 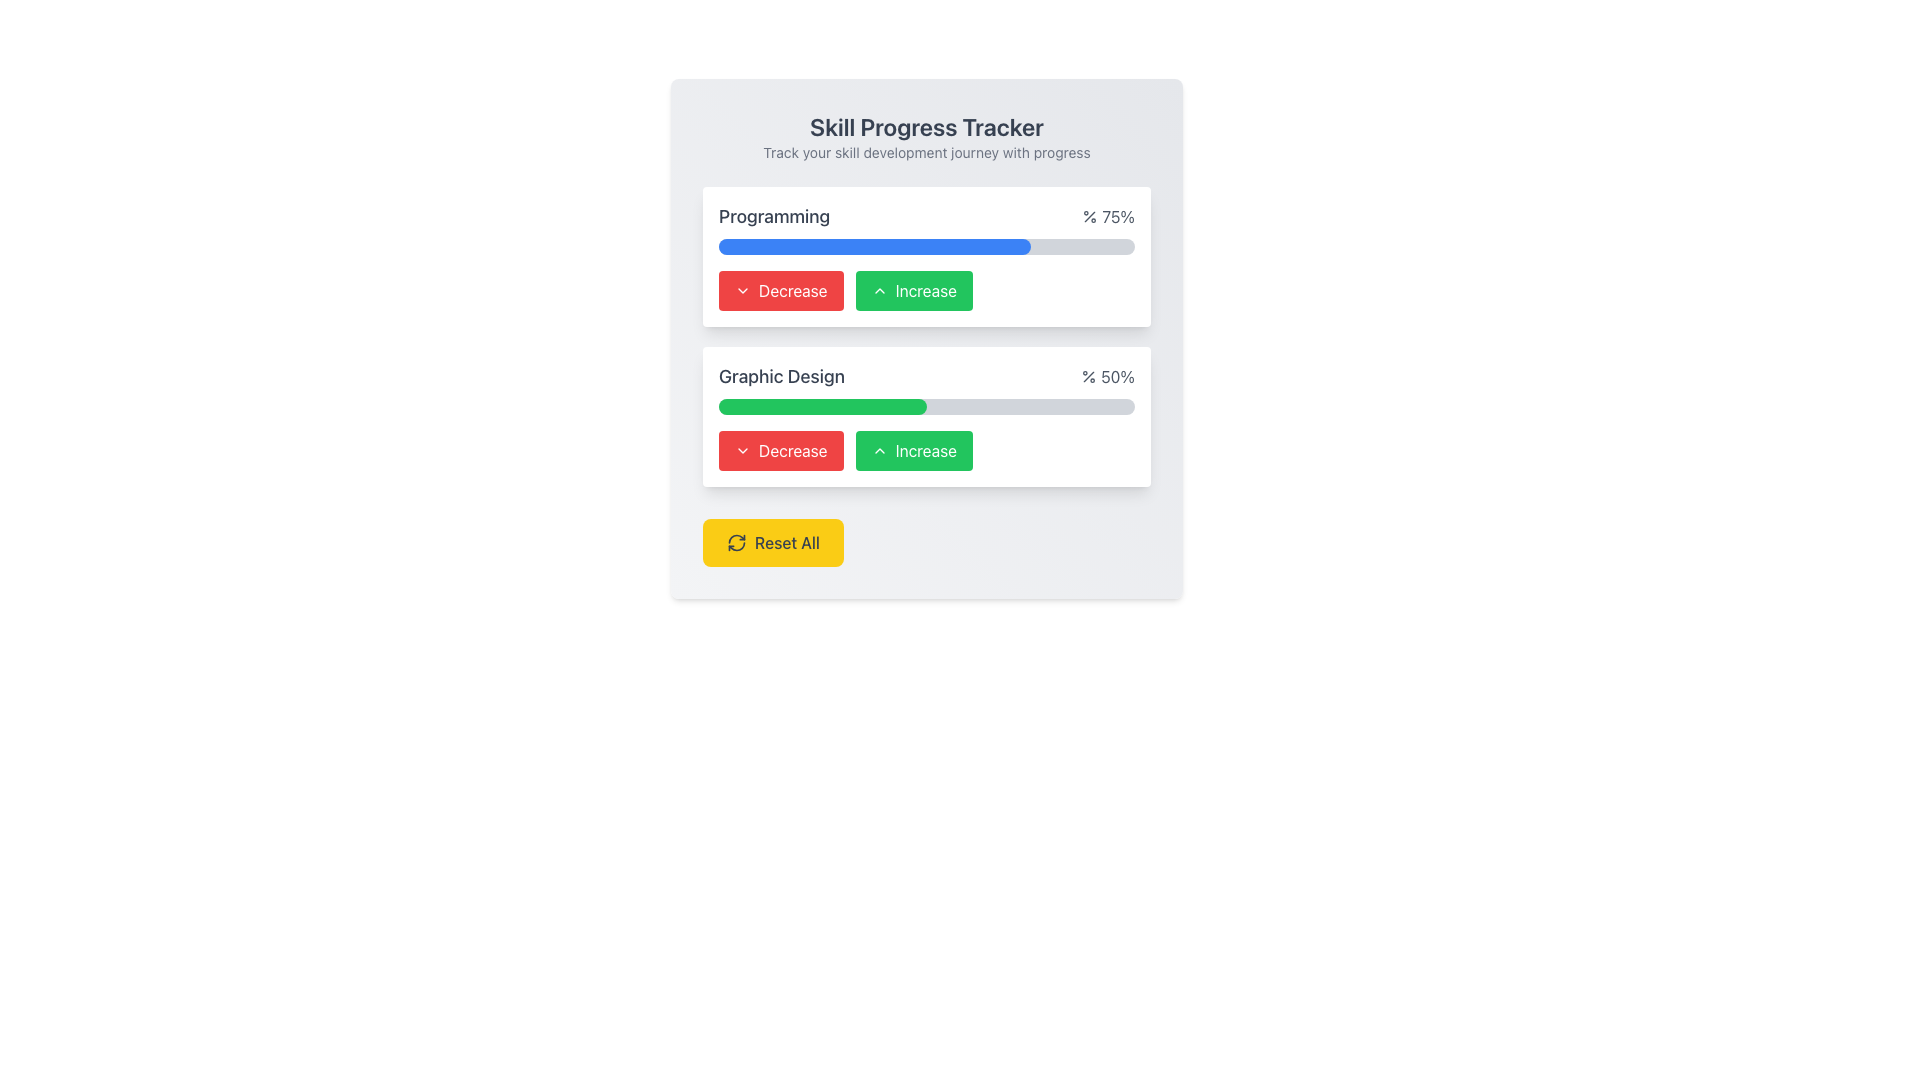 I want to click on the green progress bar segment within the 'Graphic Design' skill progress tracker, which spans half the width of the gray background track, so click(x=822, y=406).